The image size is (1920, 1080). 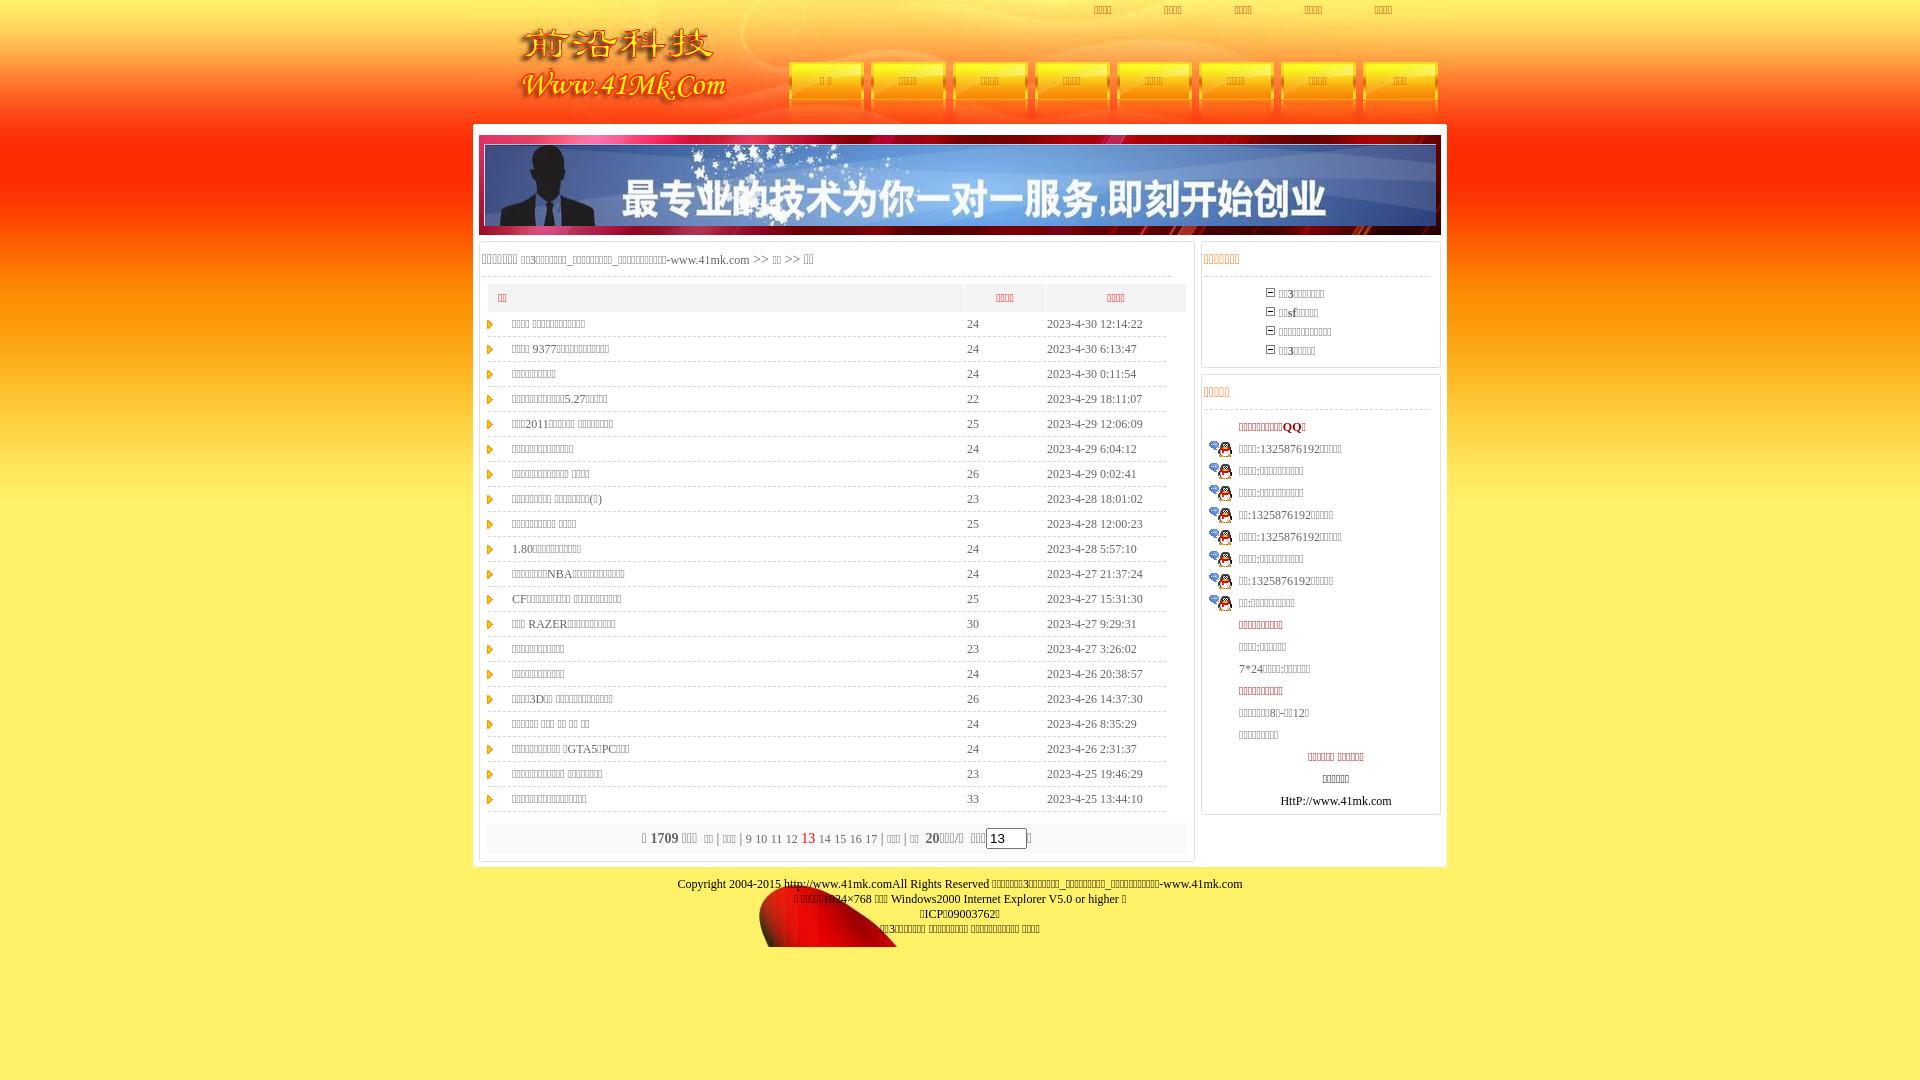 I want to click on '2023-4-30 0:11:54', so click(x=1045, y=373).